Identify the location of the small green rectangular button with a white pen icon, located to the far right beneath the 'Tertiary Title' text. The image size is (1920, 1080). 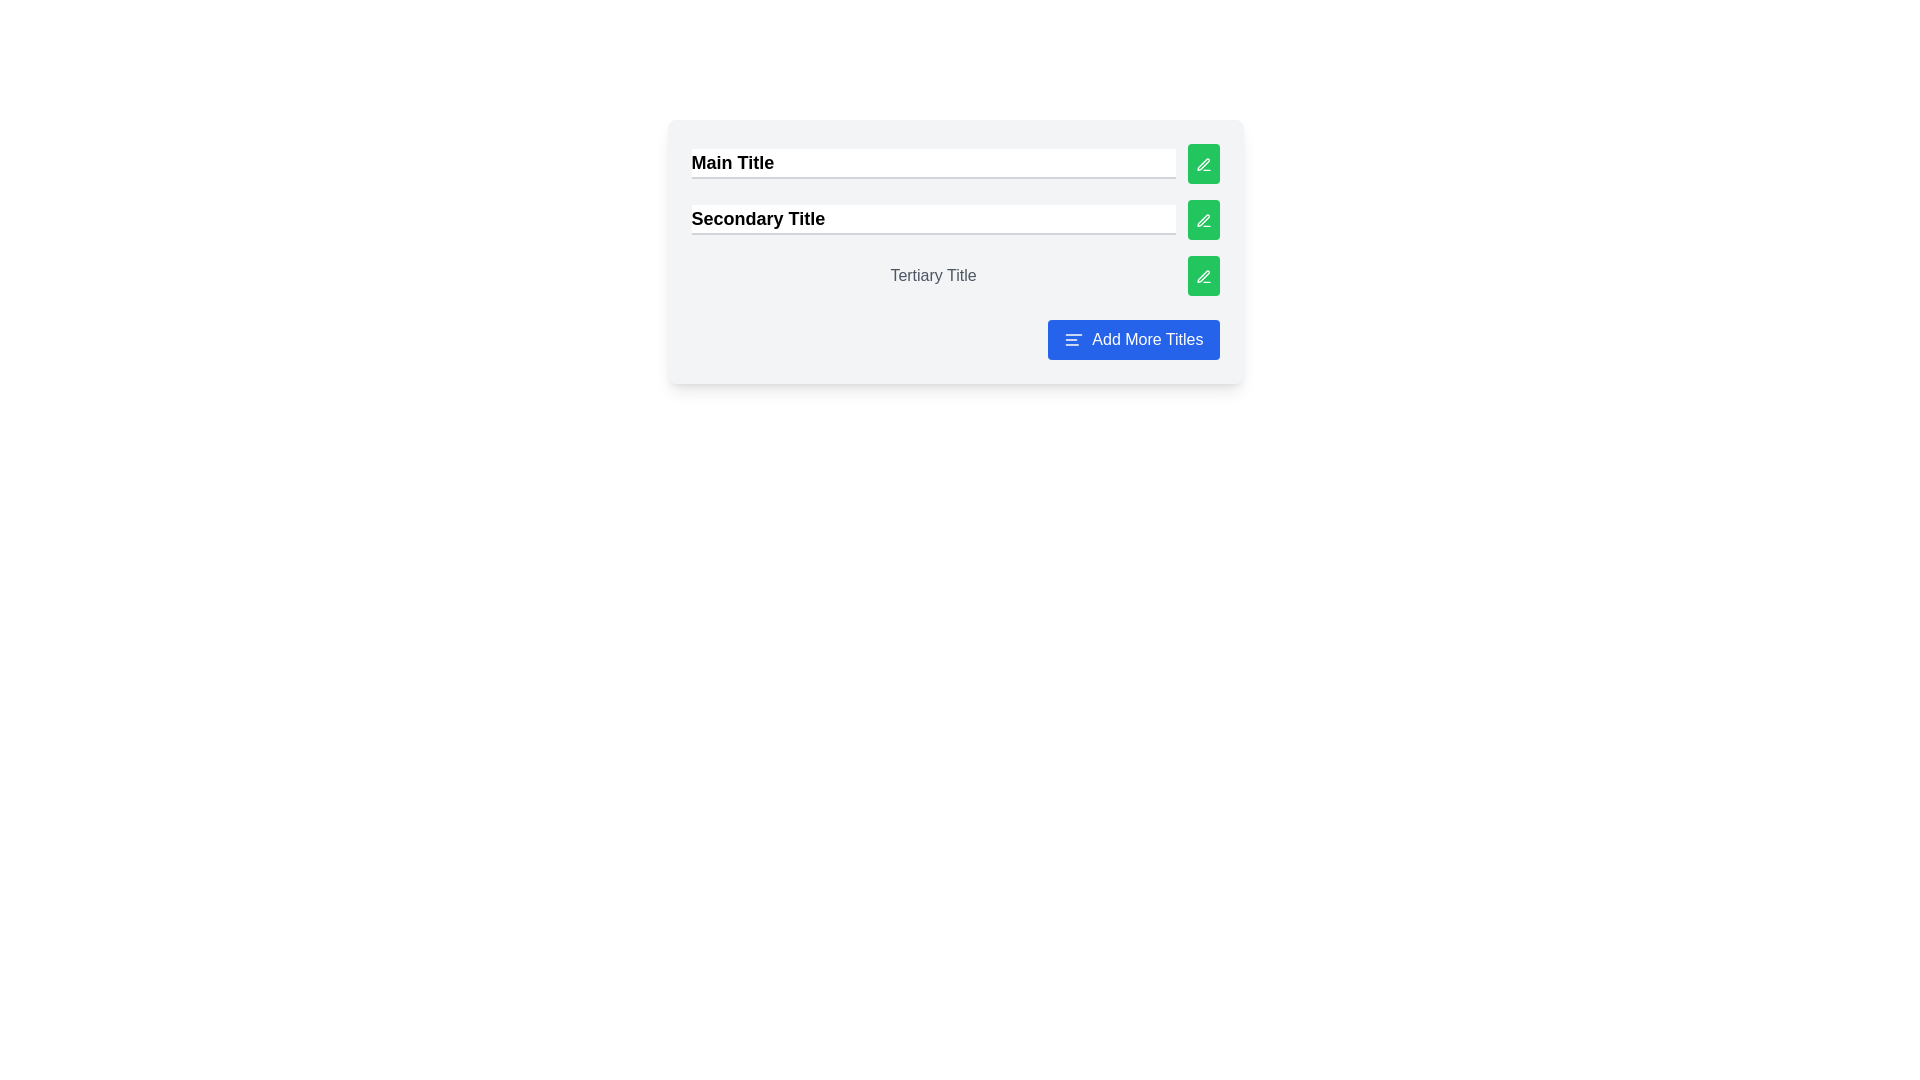
(1202, 276).